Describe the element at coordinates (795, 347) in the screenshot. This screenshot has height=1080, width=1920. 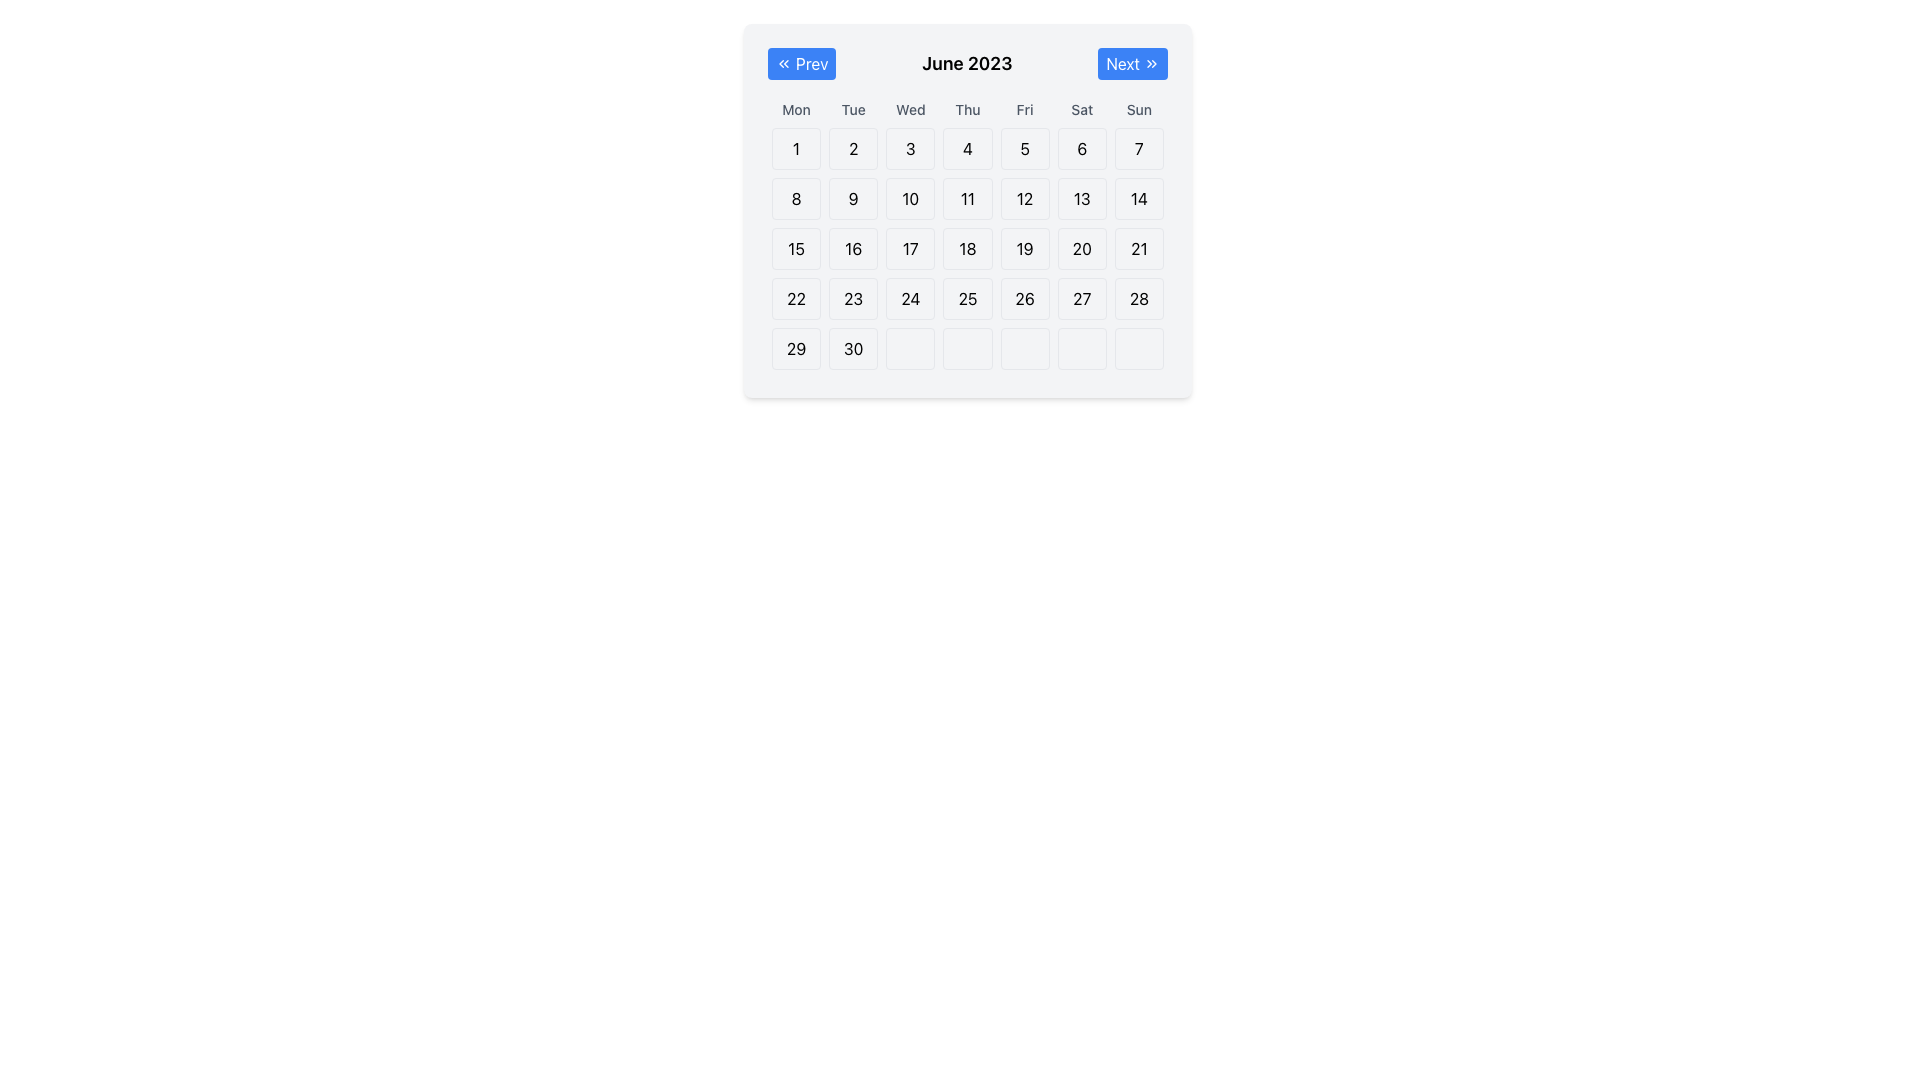
I see `the rounded square button labeled '29'` at that location.